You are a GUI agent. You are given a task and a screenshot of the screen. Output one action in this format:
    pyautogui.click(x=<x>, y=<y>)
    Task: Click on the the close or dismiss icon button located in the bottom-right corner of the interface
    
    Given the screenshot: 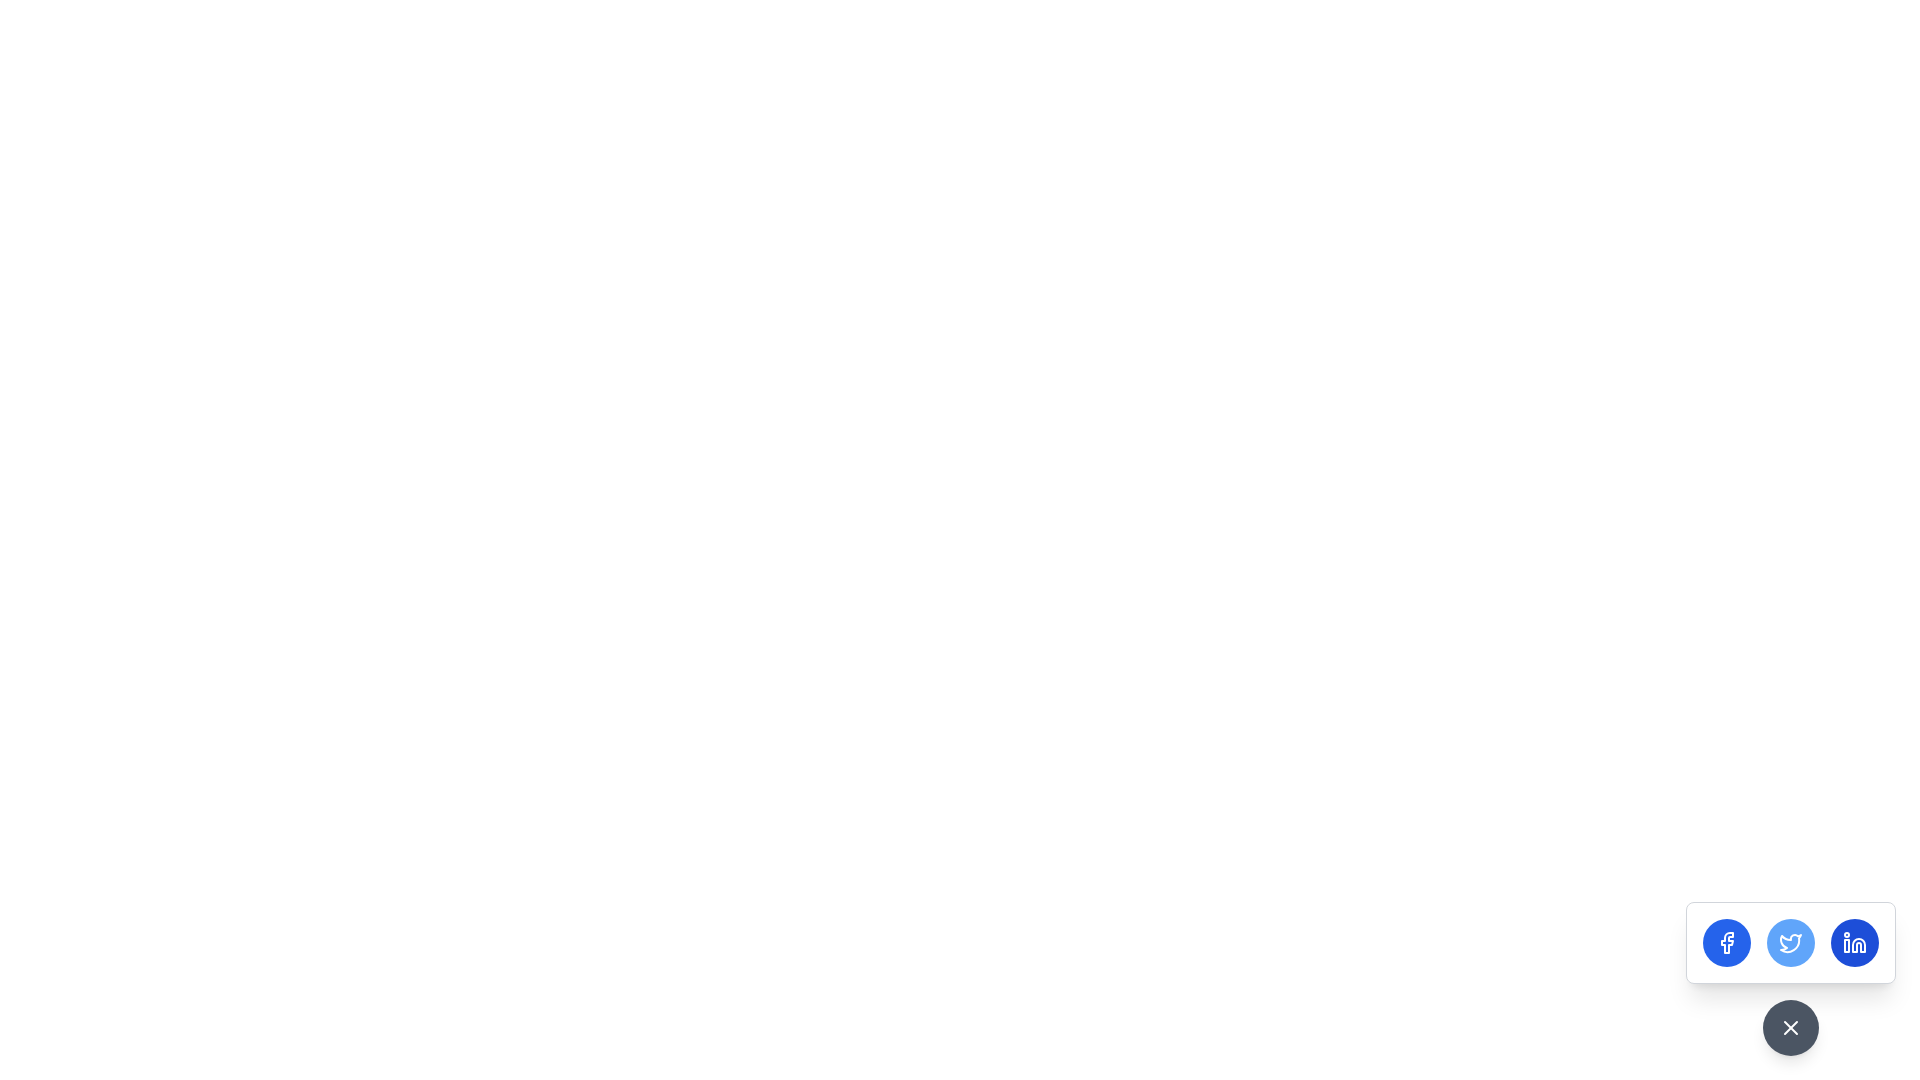 What is the action you would take?
    pyautogui.click(x=1790, y=1028)
    